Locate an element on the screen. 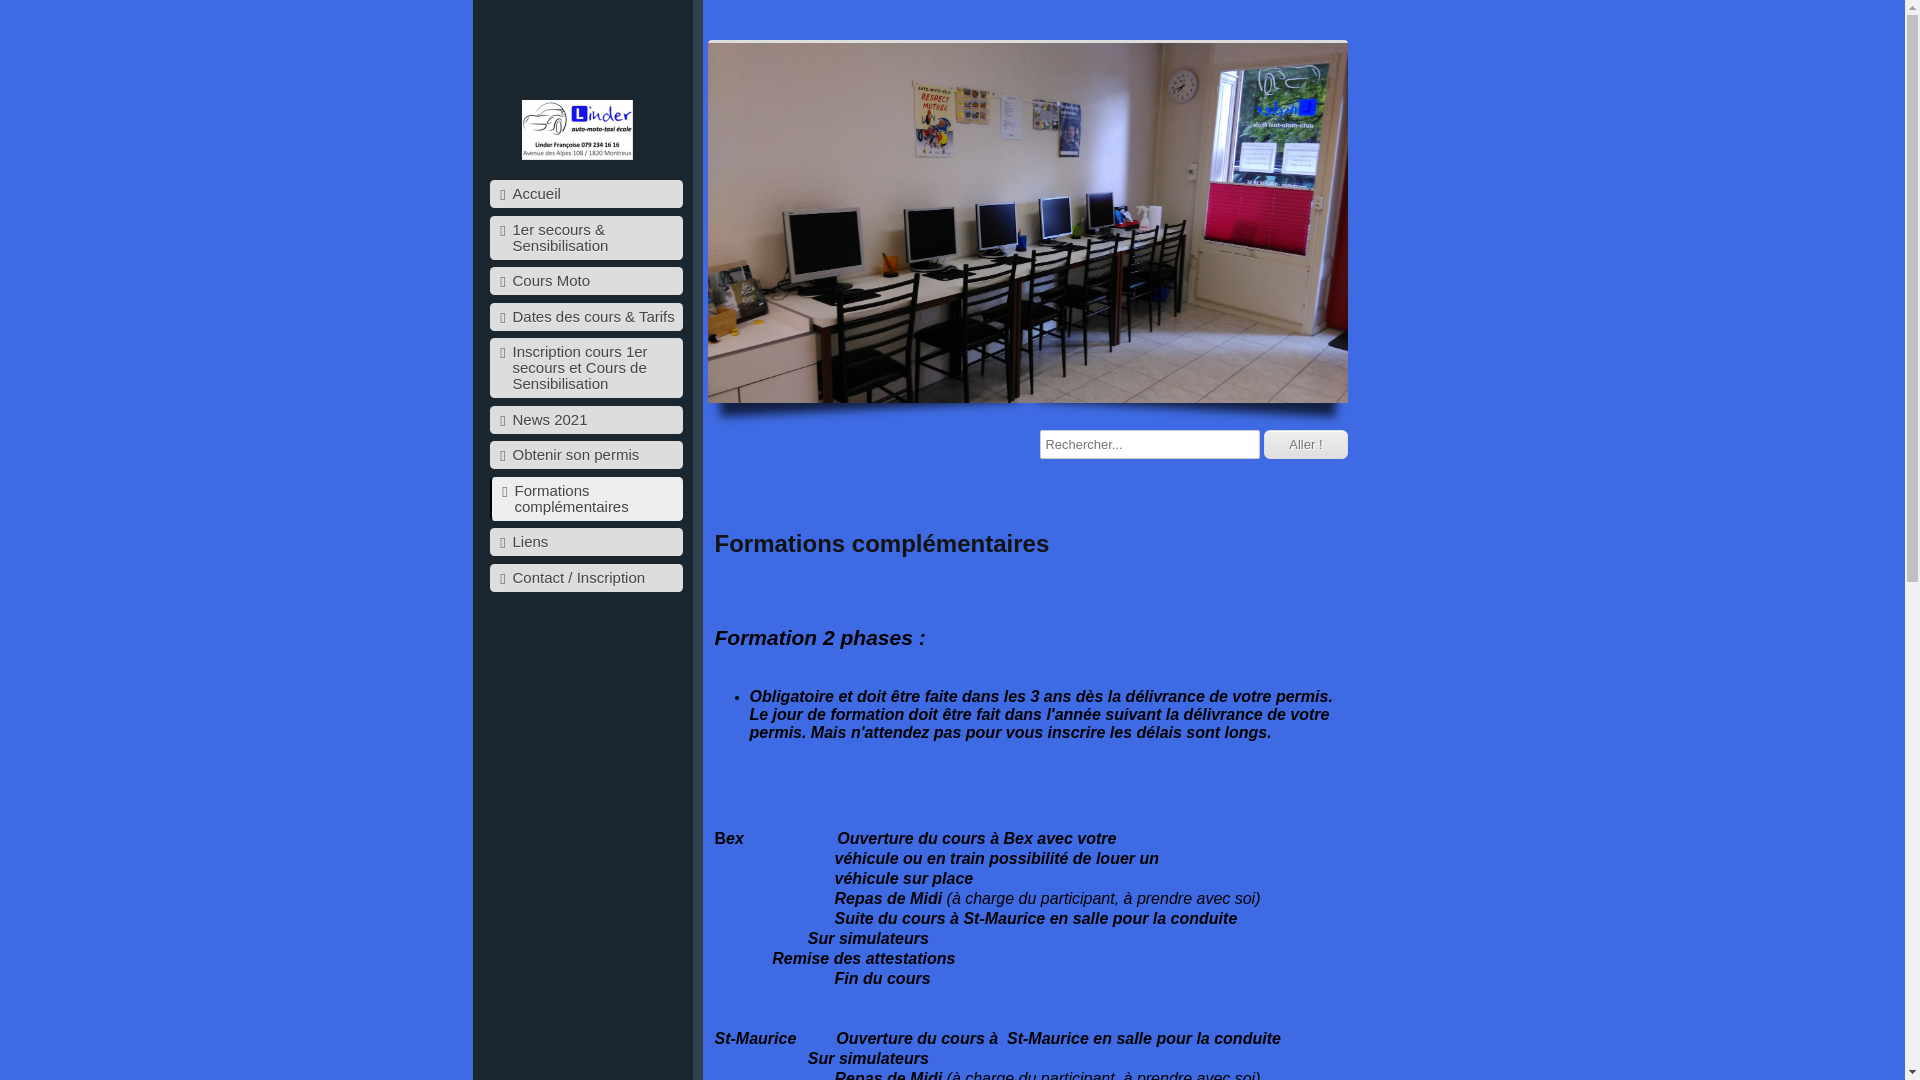  'Contact / Inscription' is located at coordinates (585, 578).